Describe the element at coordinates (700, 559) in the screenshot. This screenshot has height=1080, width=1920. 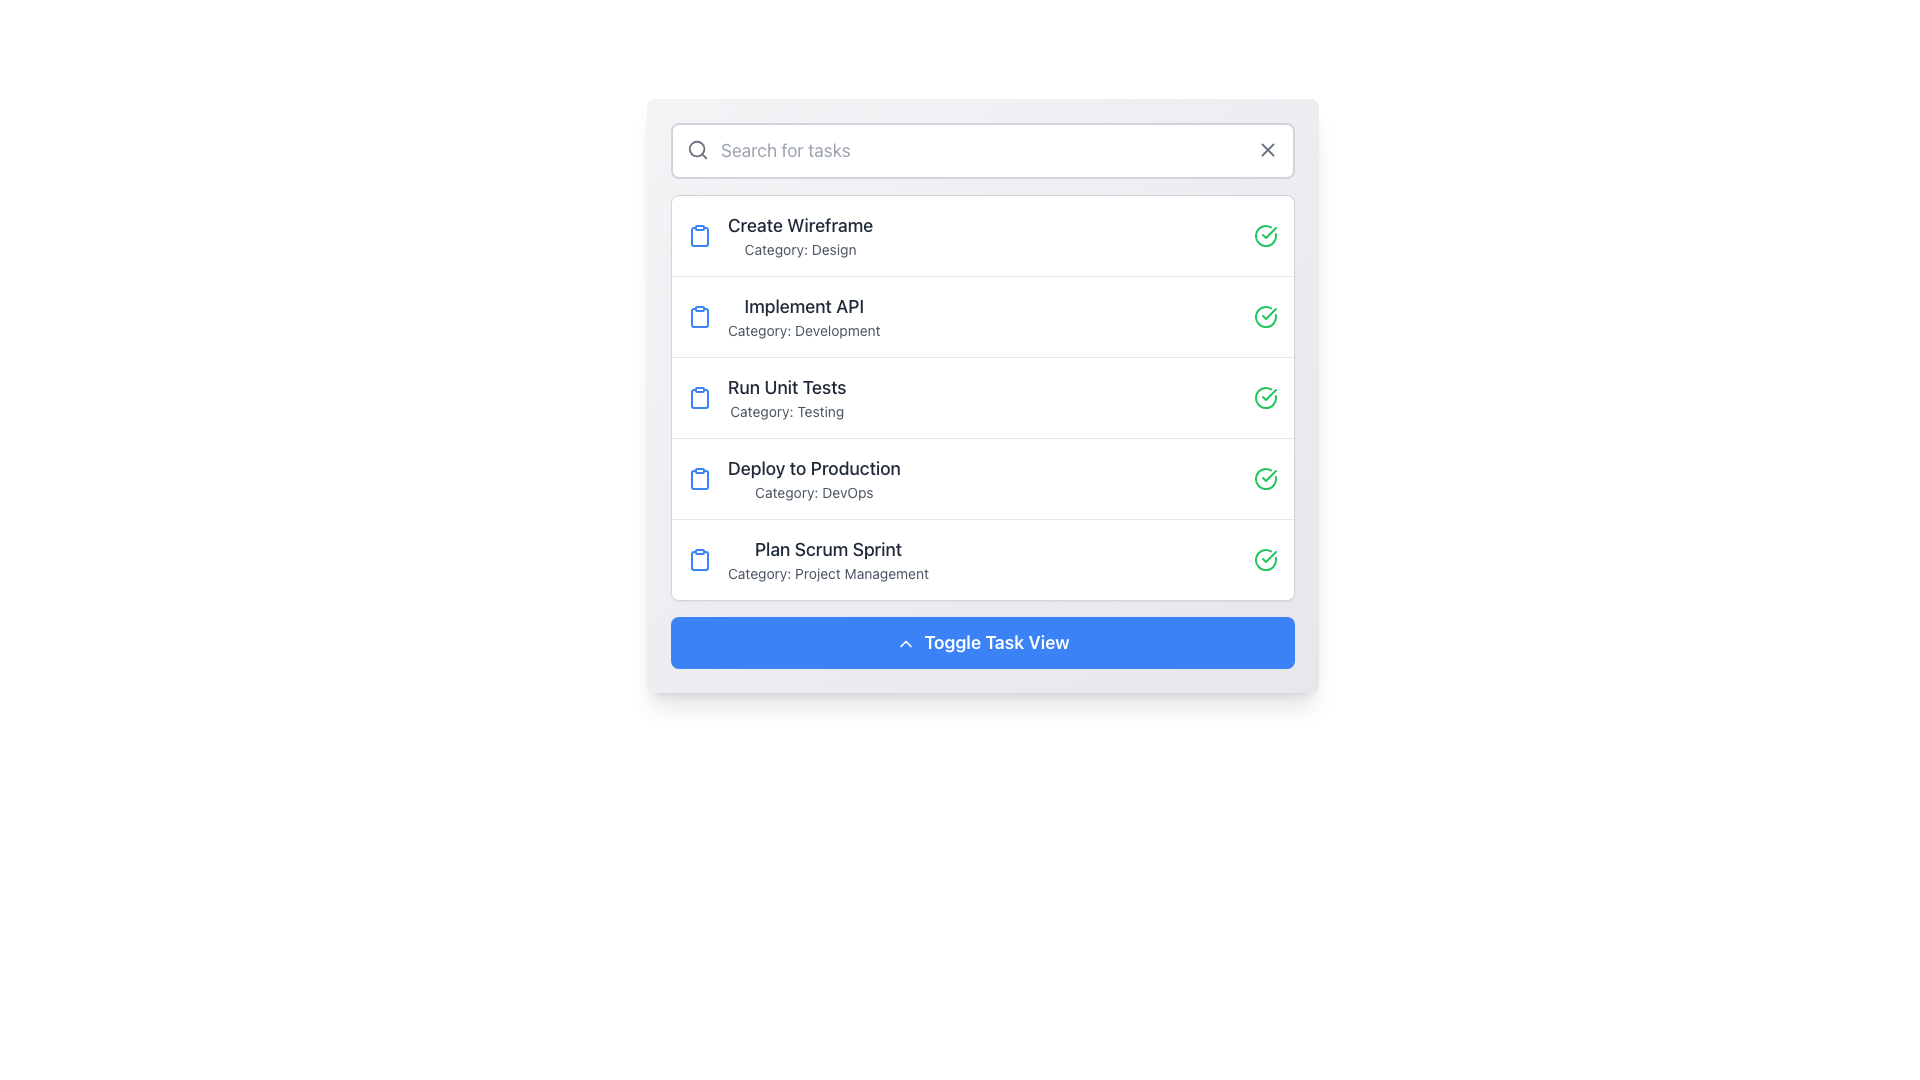
I see `the fifth clipboard icon on the left side of the row representing the task 'Plan Scrum Sprint'` at that location.